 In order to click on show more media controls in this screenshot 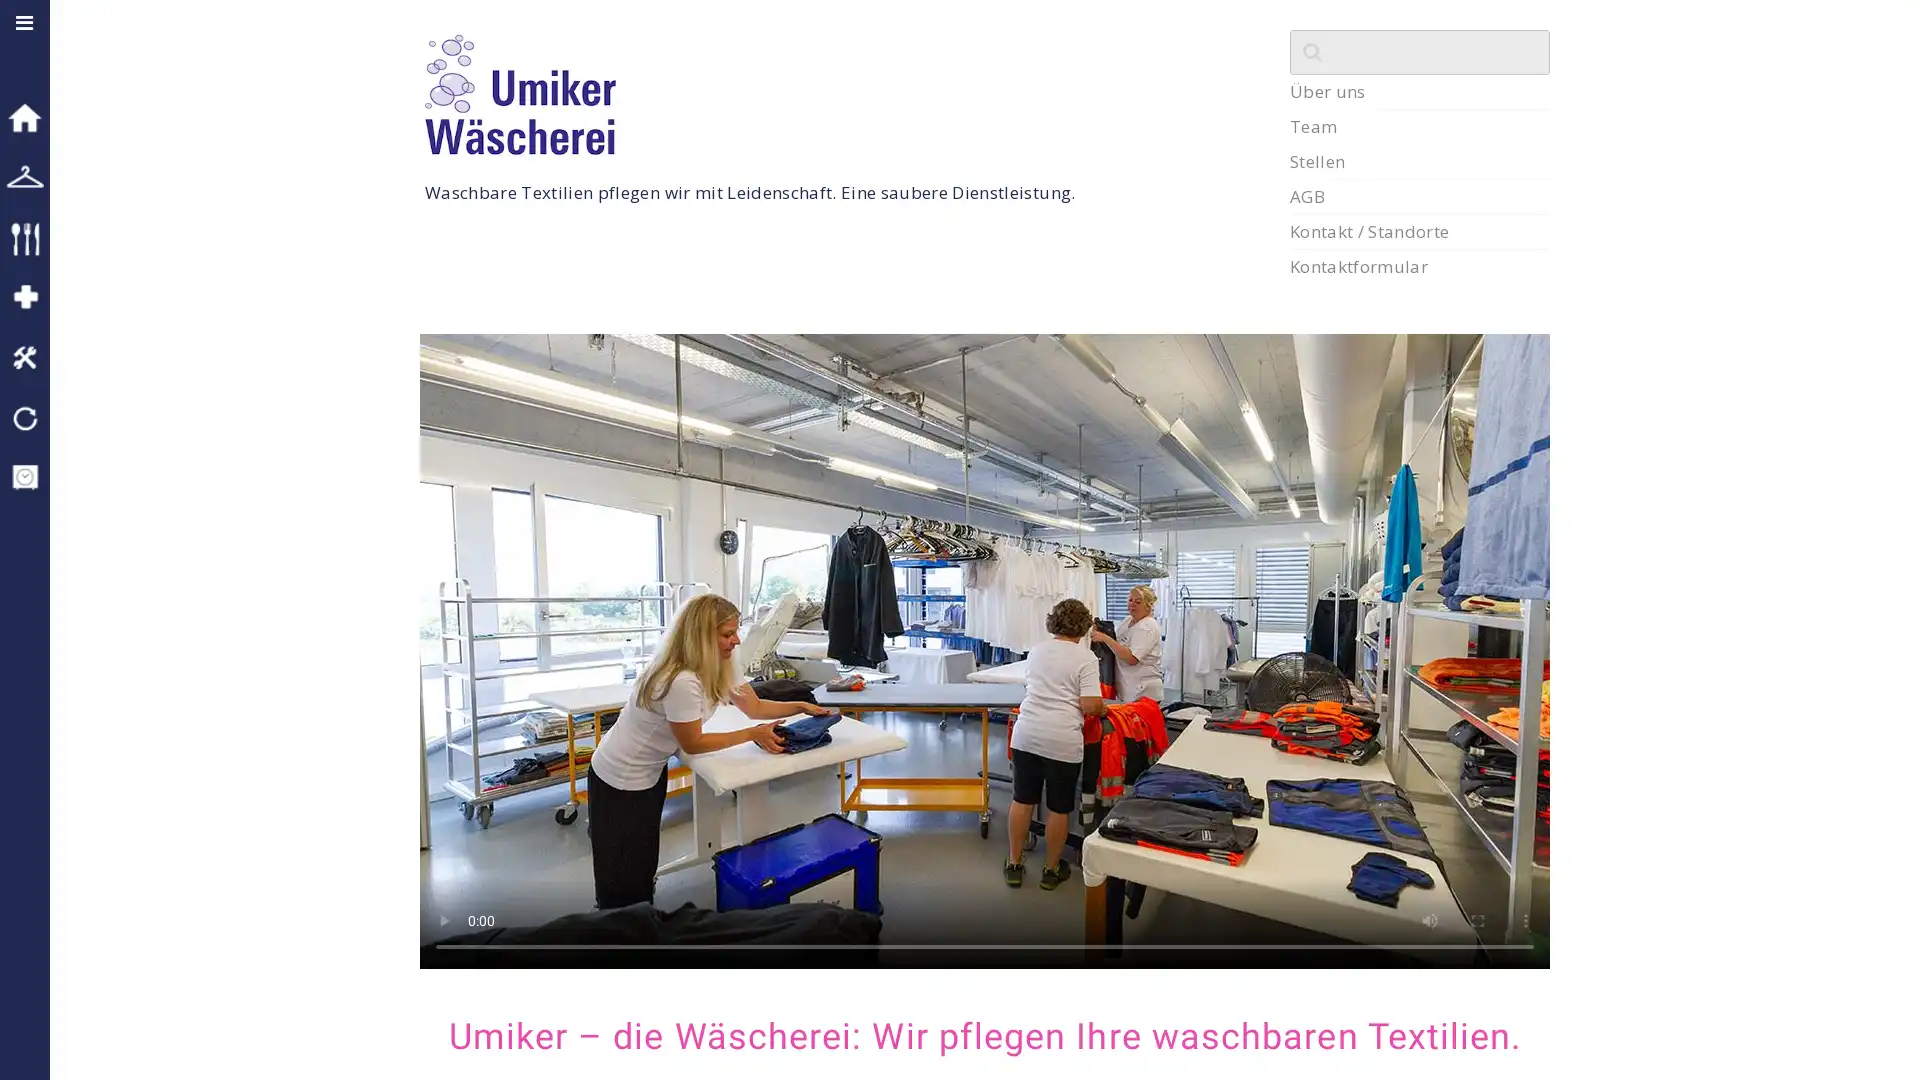, I will do `click(1525, 921)`.